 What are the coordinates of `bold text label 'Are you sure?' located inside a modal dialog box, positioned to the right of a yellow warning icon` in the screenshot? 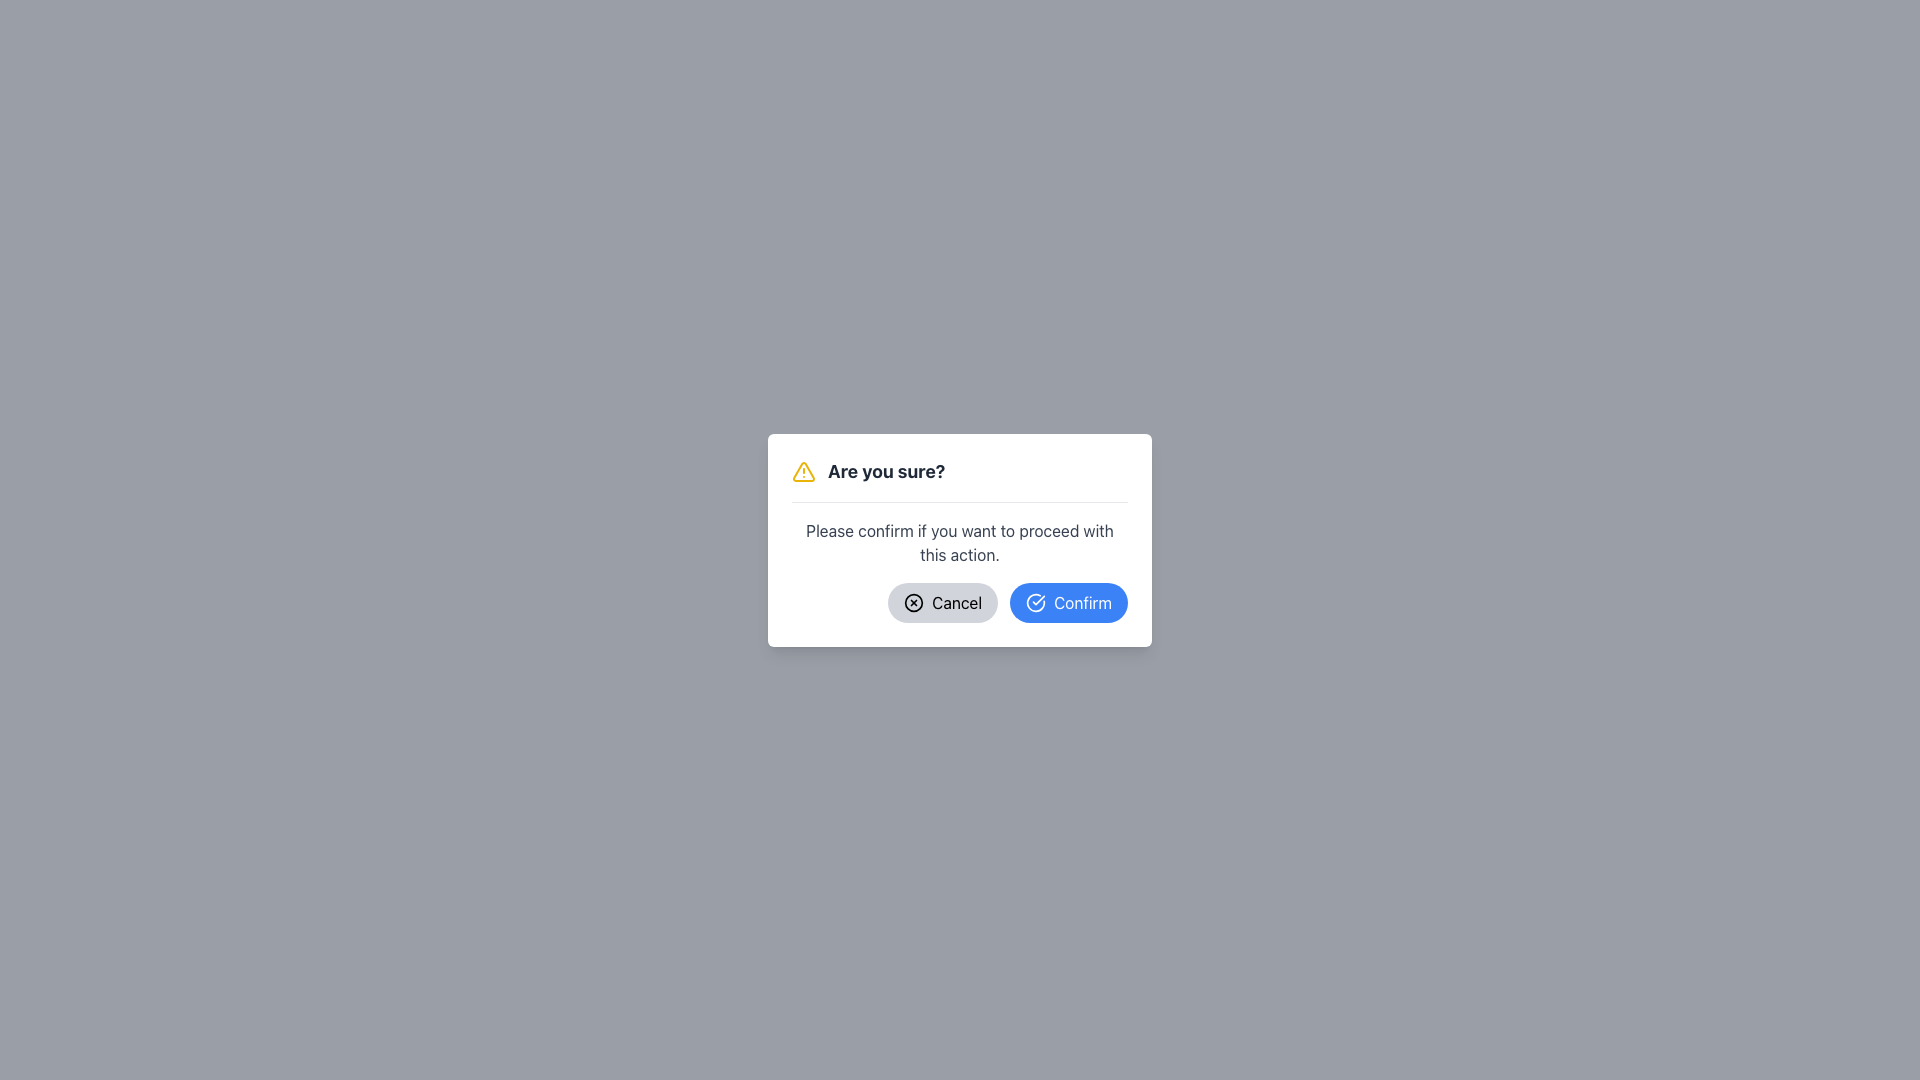 It's located at (885, 471).